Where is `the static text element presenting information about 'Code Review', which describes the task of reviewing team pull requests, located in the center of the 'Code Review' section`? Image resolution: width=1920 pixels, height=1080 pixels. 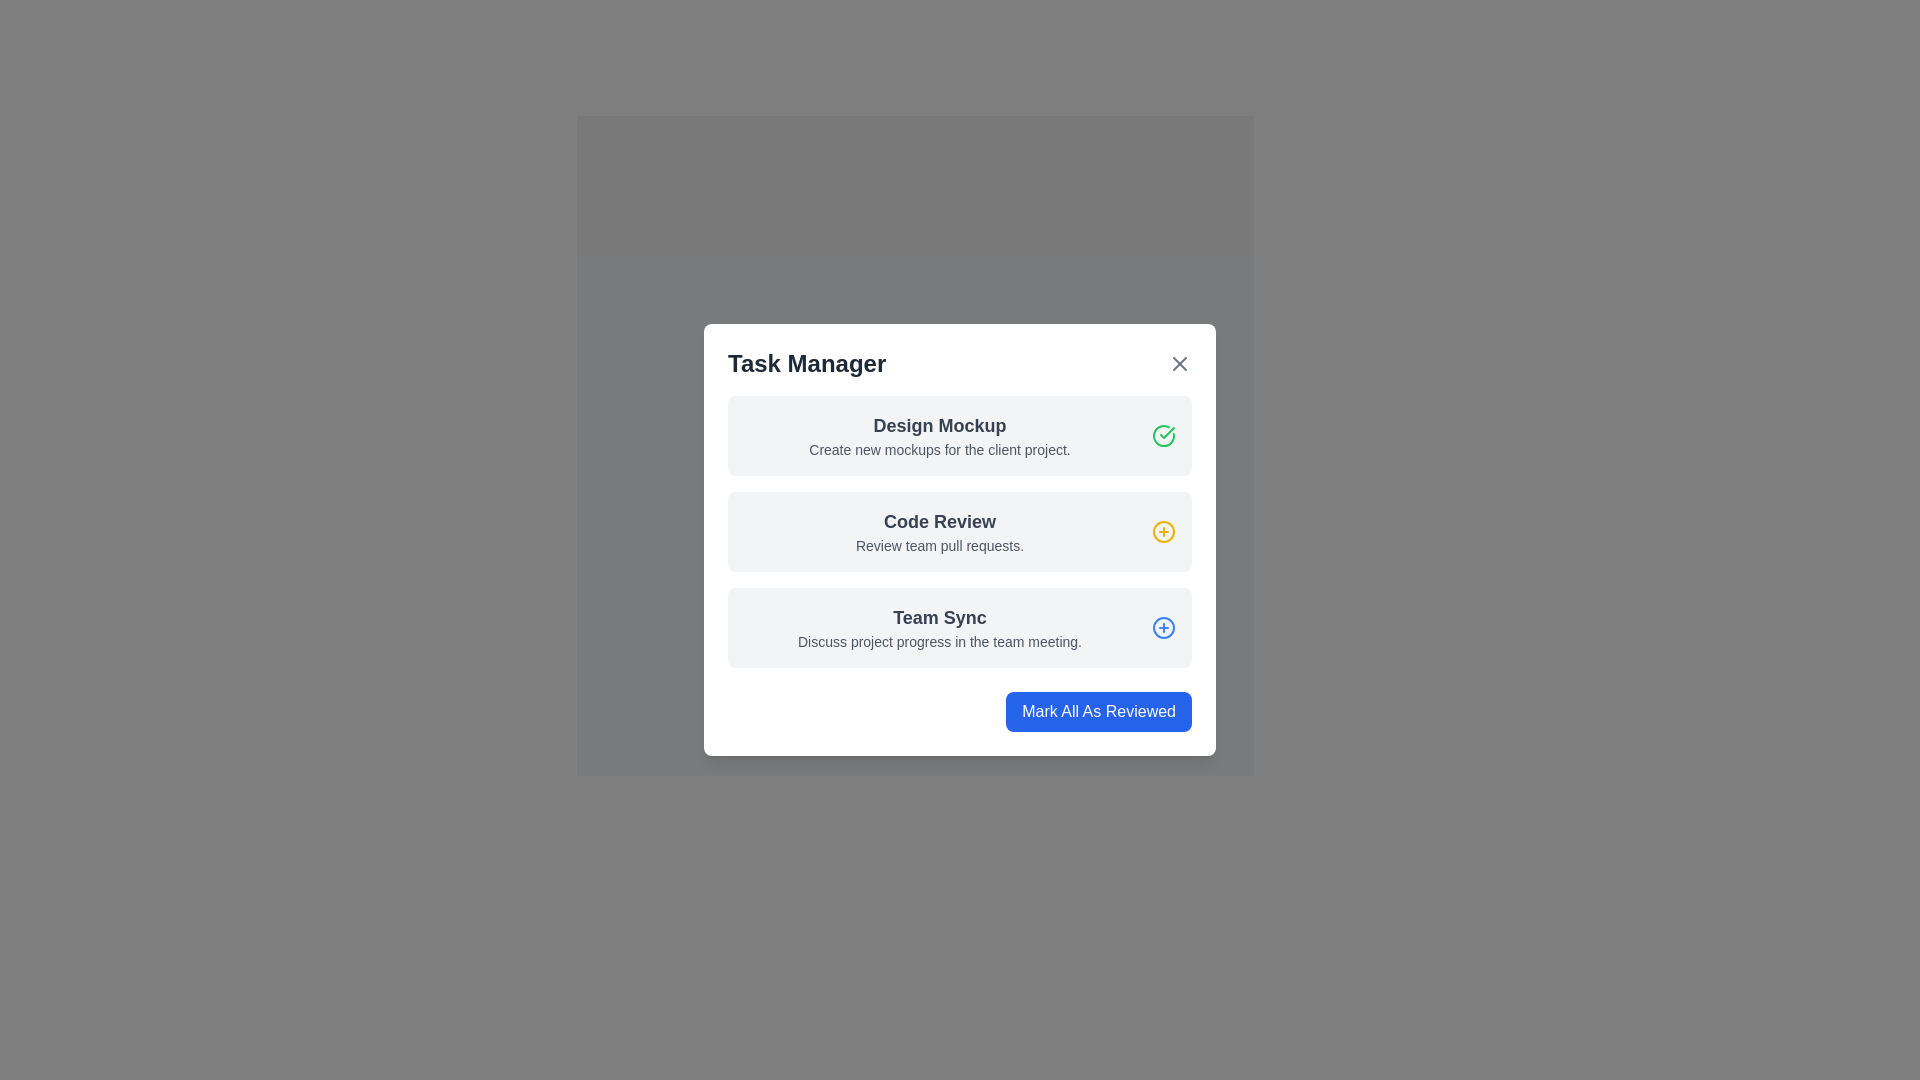
the static text element presenting information about 'Code Review', which describes the task of reviewing team pull requests, located in the center of the 'Code Review' section is located at coordinates (939, 531).